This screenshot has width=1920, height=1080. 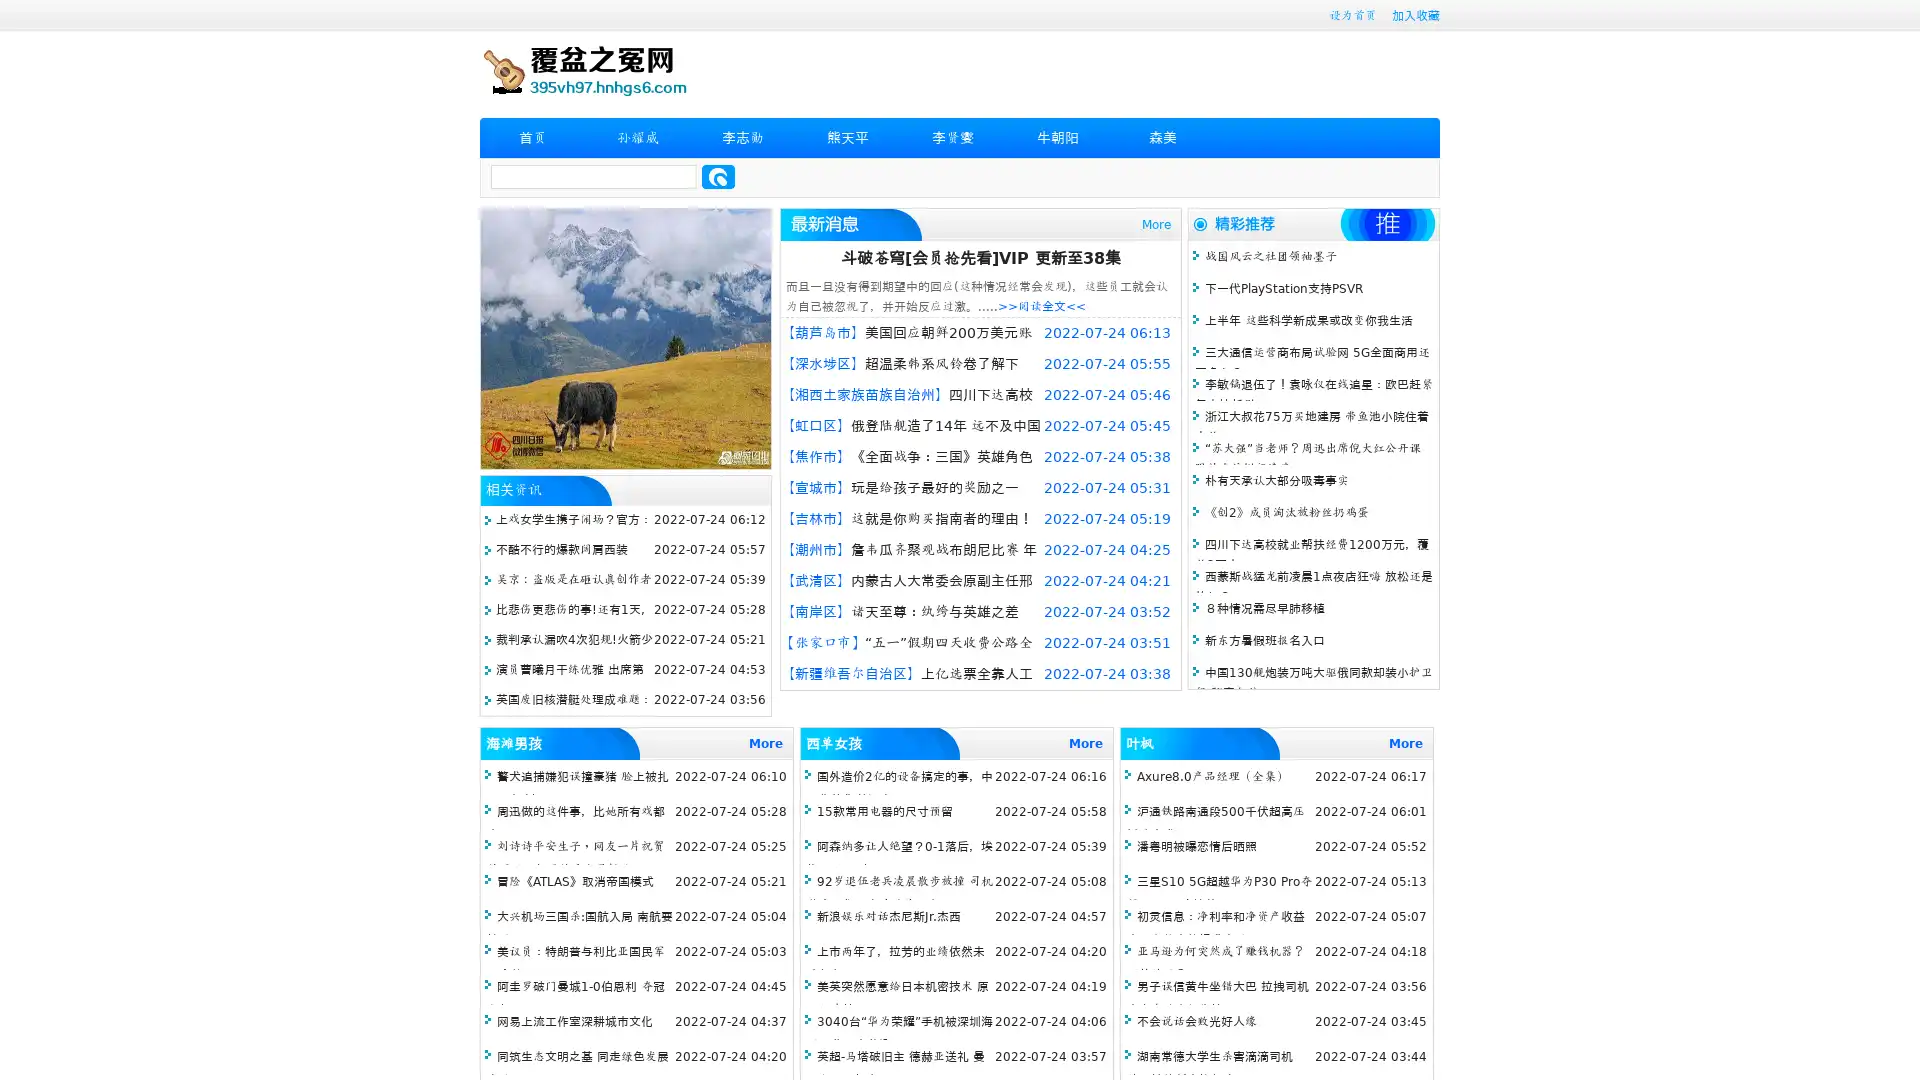 I want to click on Search, so click(x=718, y=176).